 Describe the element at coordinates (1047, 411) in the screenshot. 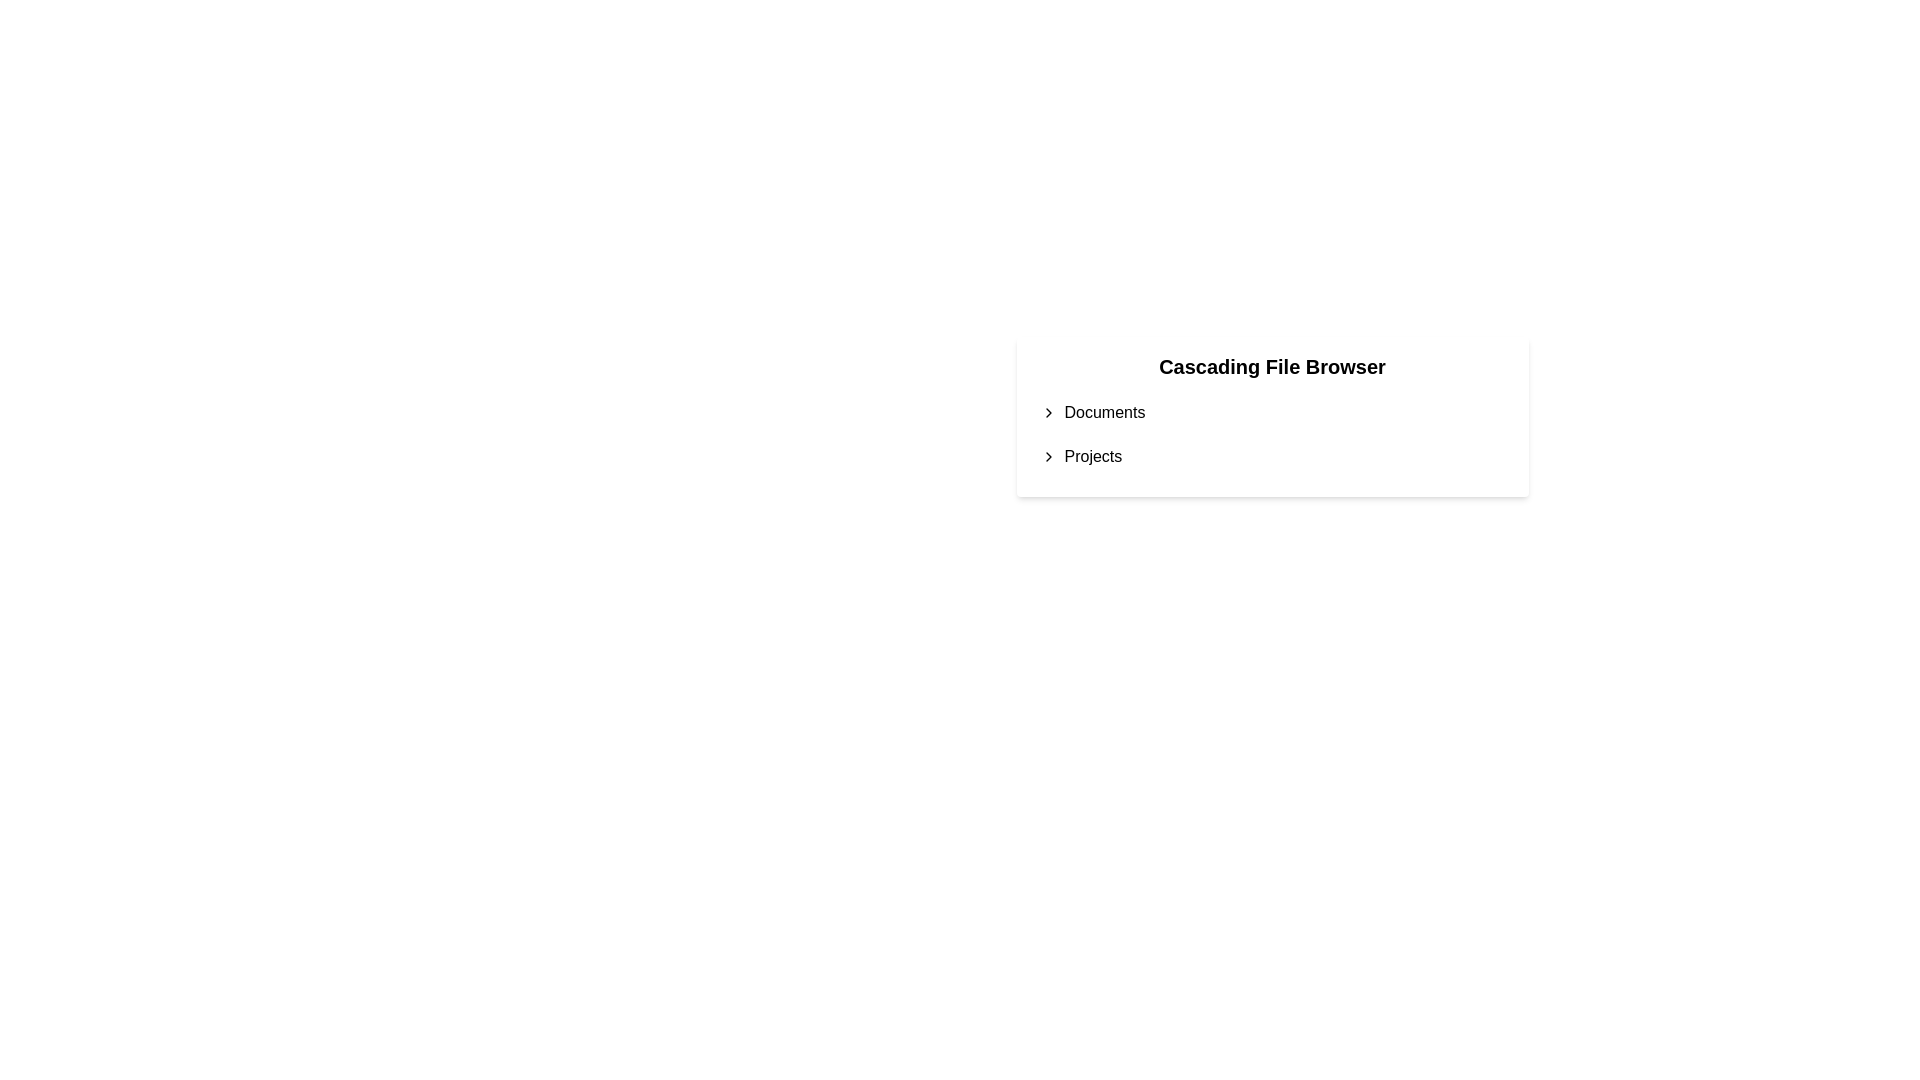

I see `the Chevron Icon located in the 'Documents' section, which indicates the presence of a submenu or additional content` at that location.